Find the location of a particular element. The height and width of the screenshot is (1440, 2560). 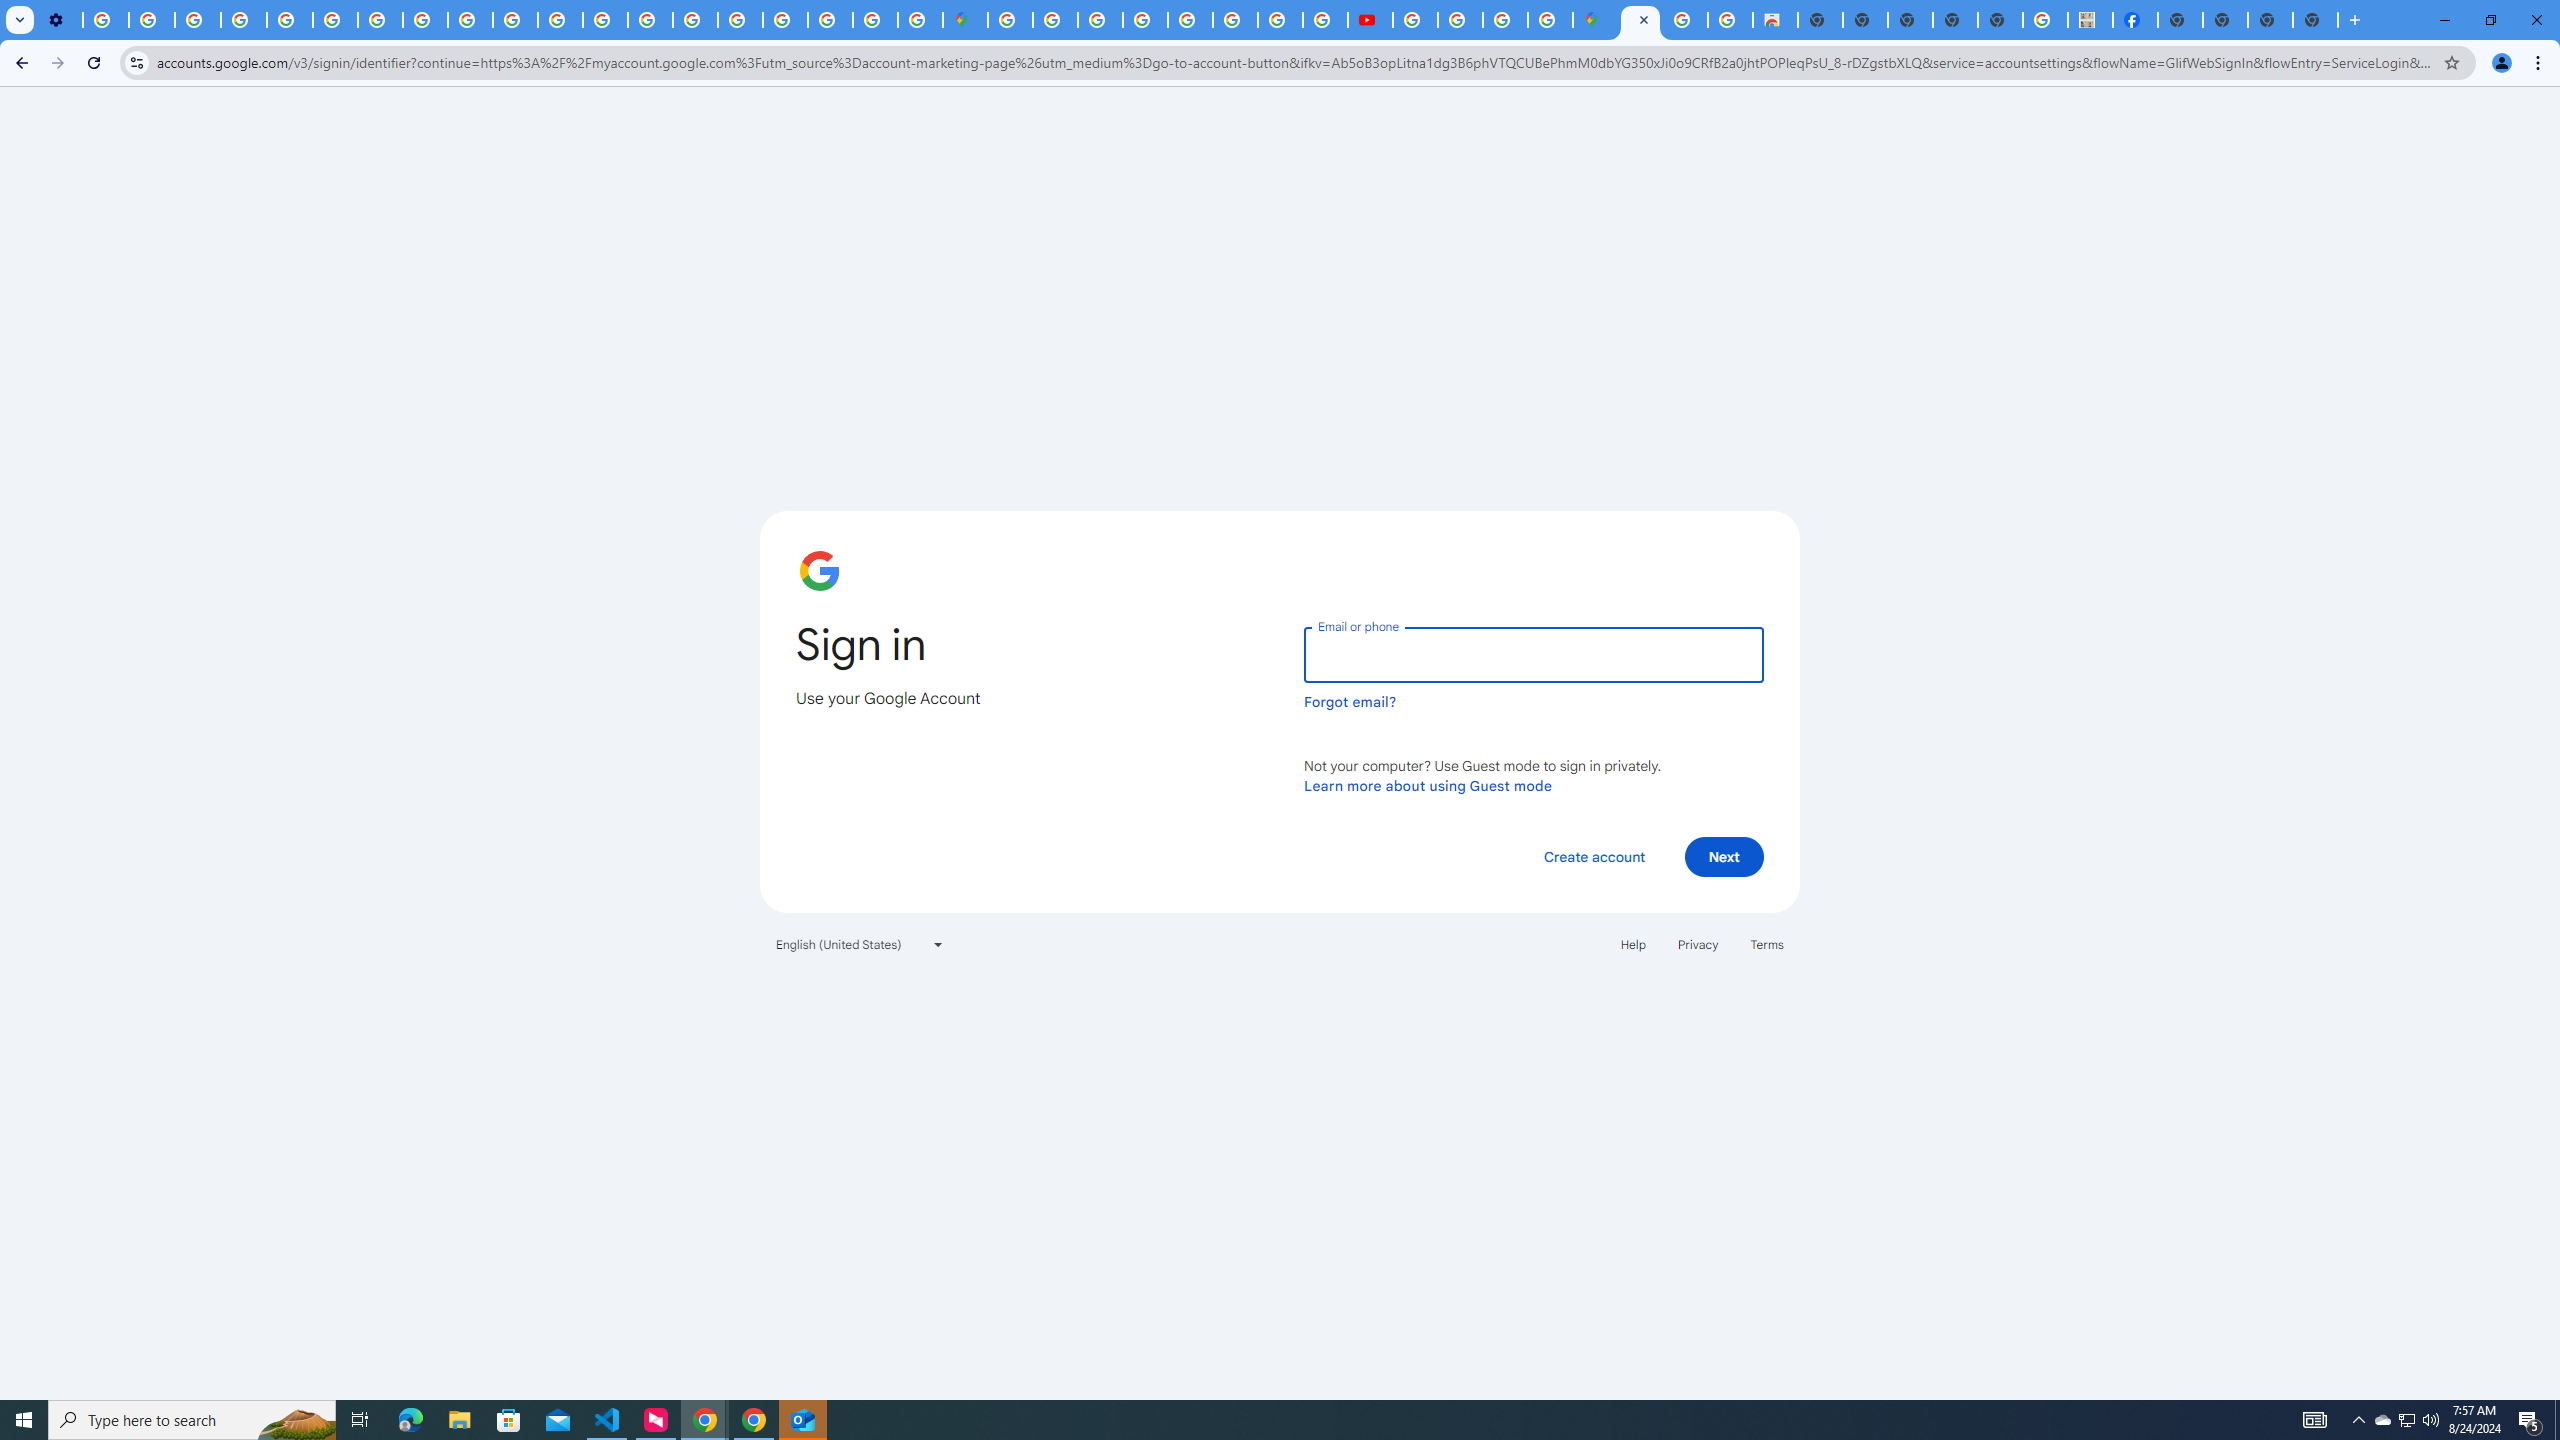

'Back' is located at coordinates (19, 62).